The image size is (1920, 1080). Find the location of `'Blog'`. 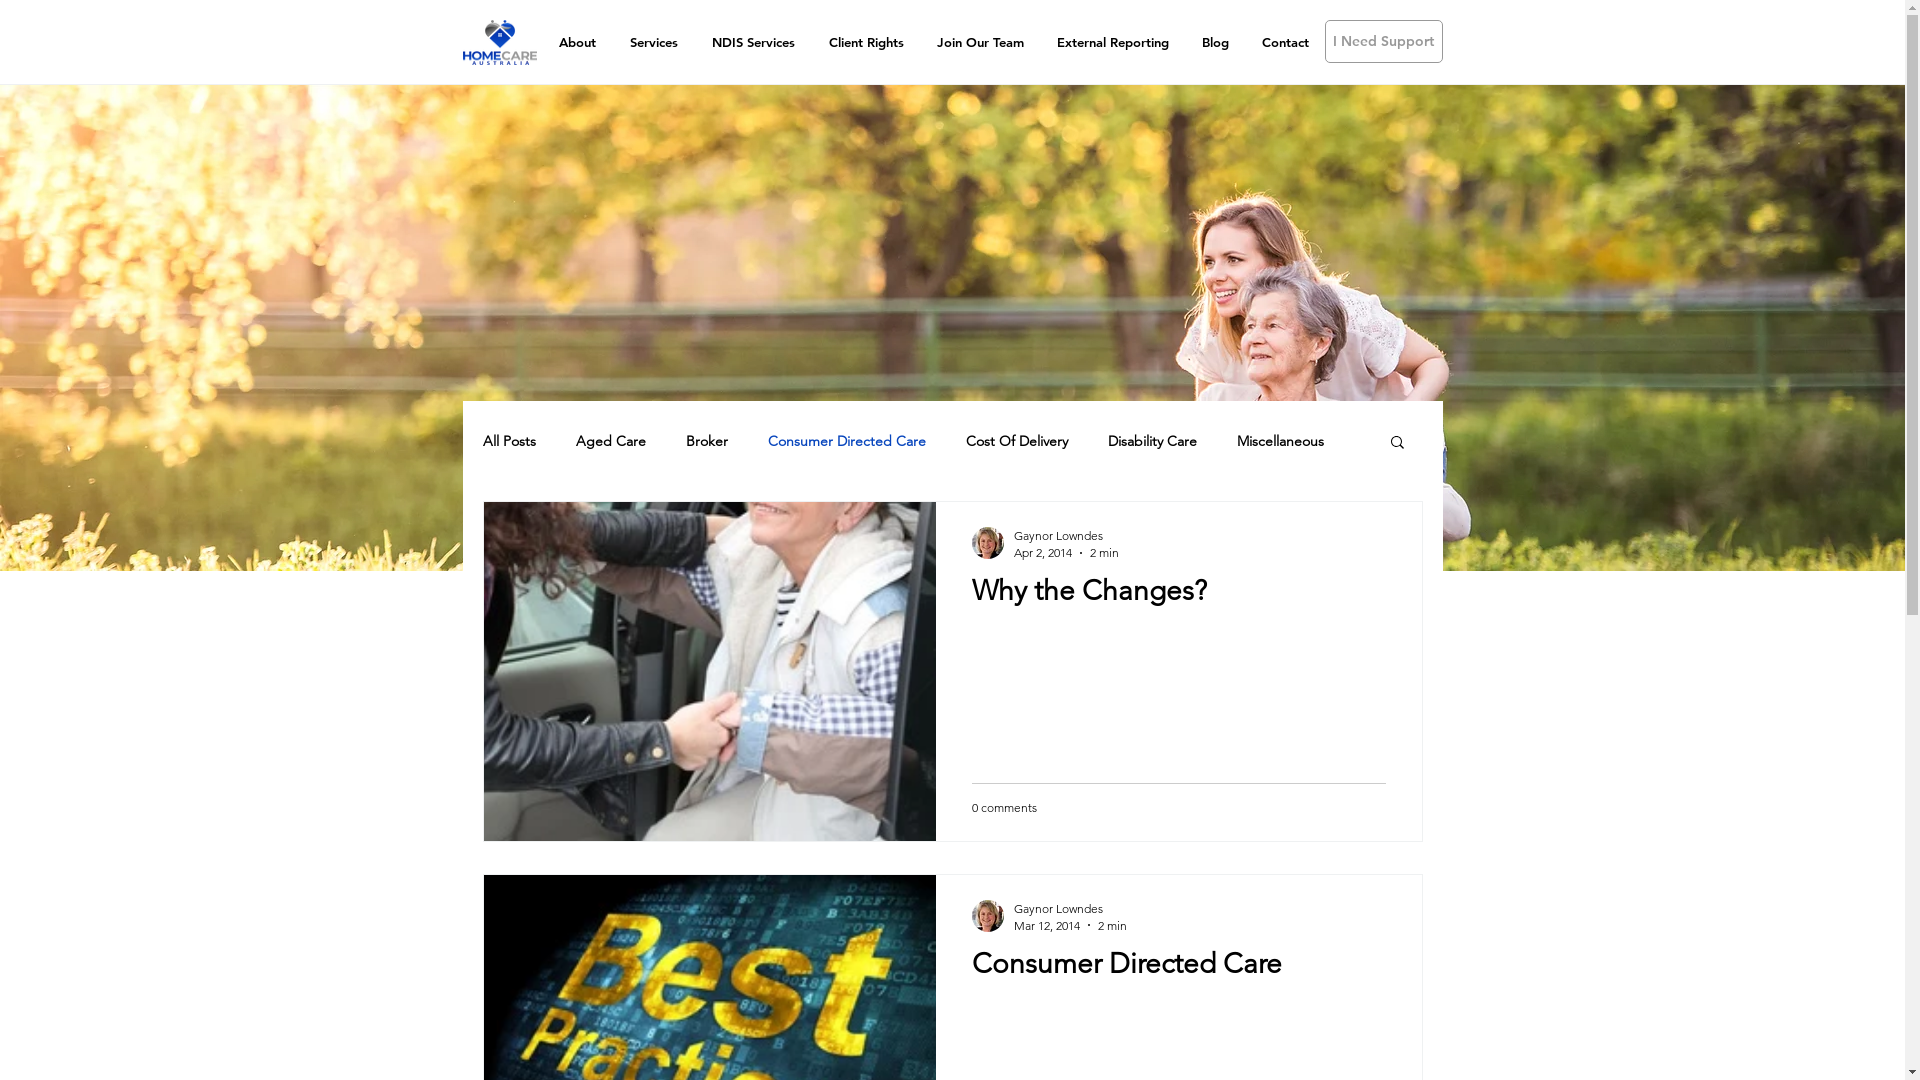

'Blog' is located at coordinates (1214, 42).